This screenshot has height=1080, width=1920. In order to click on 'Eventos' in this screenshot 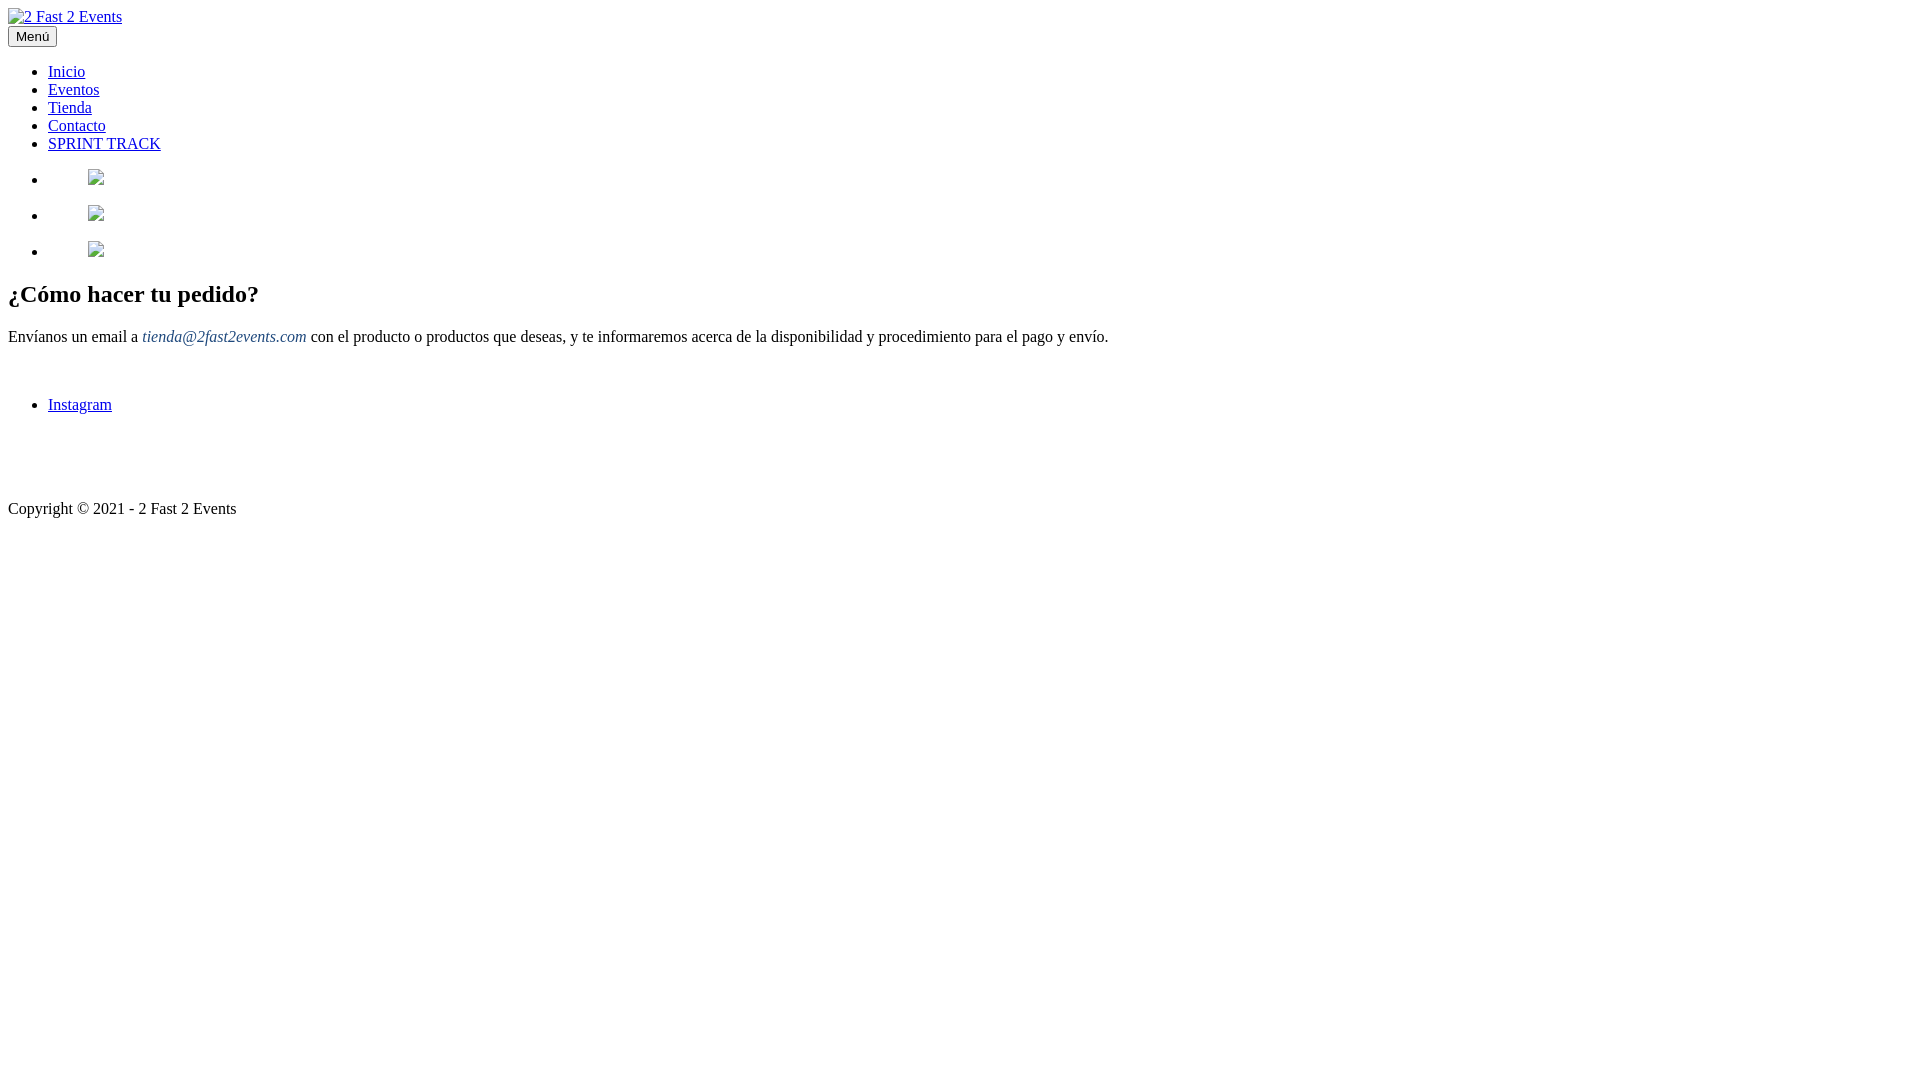, I will do `click(73, 88)`.